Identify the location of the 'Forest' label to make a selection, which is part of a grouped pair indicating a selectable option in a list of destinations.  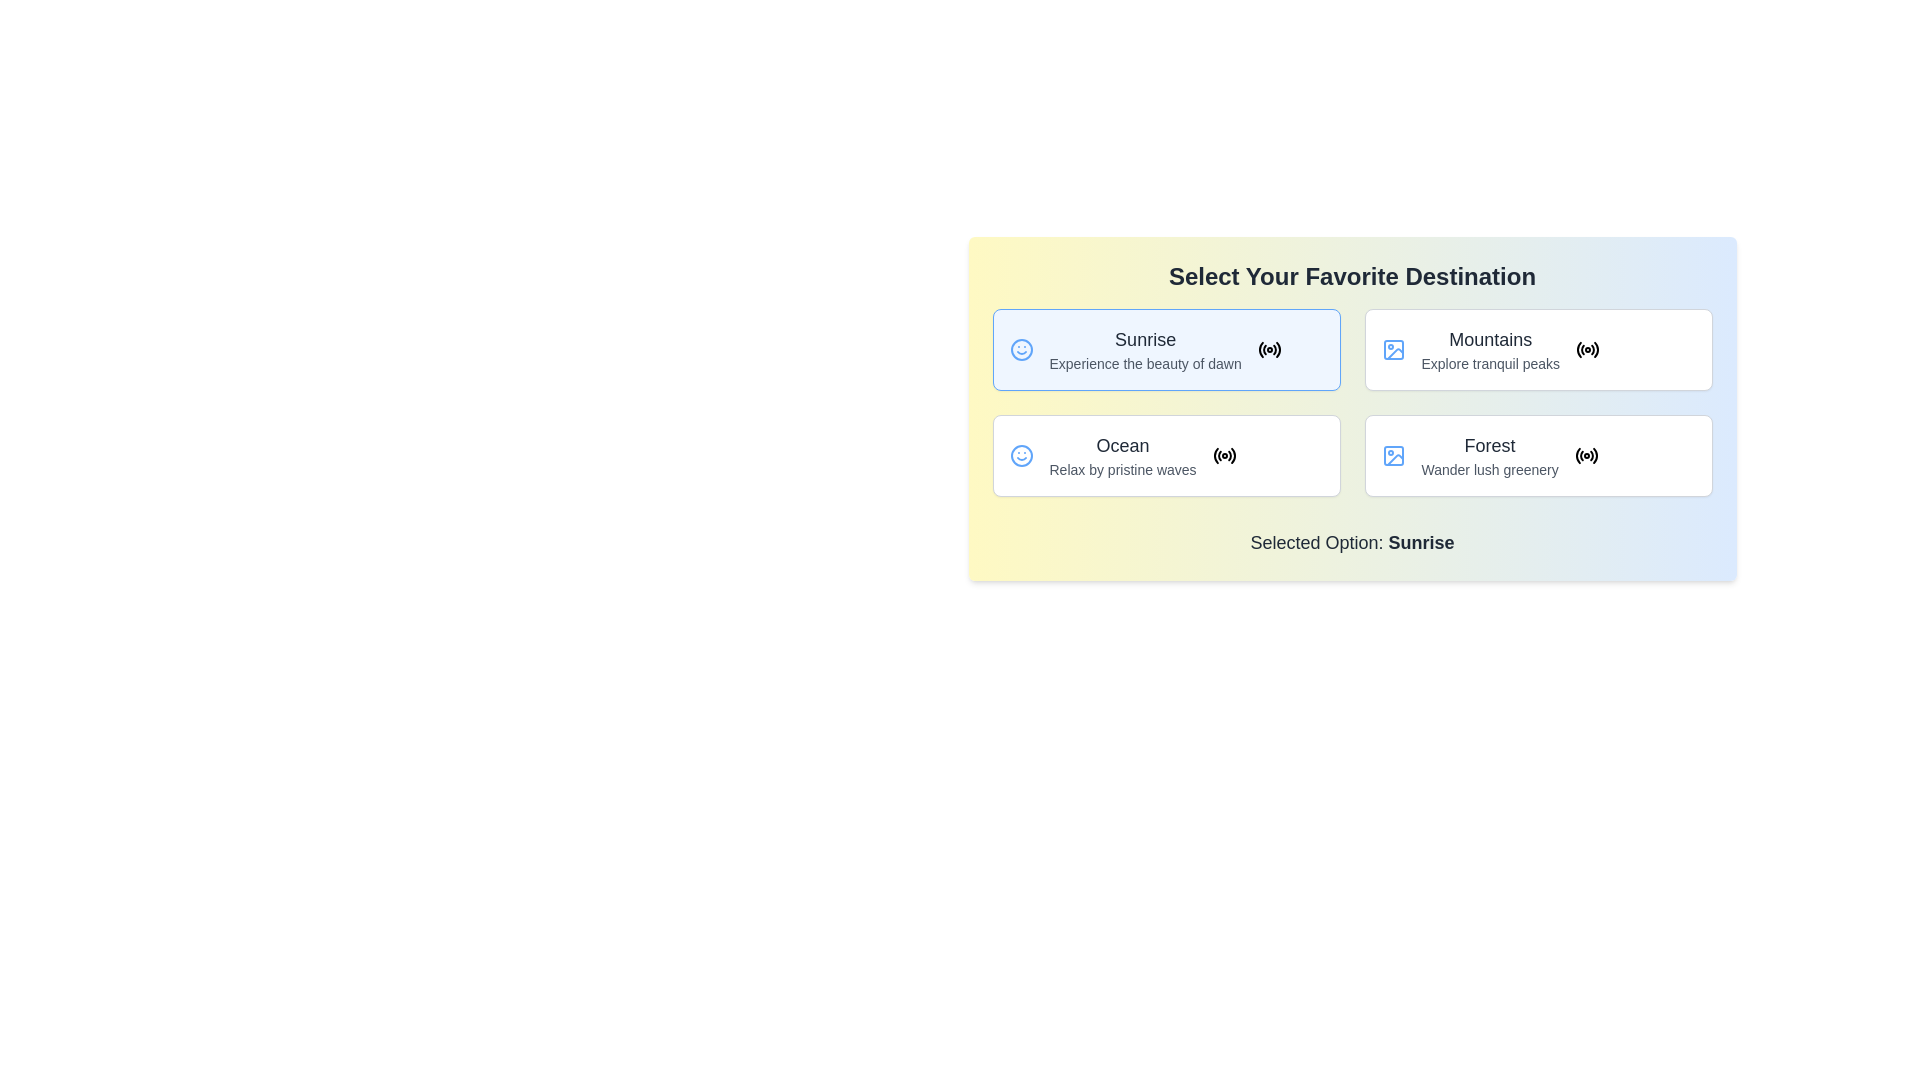
(1489, 445).